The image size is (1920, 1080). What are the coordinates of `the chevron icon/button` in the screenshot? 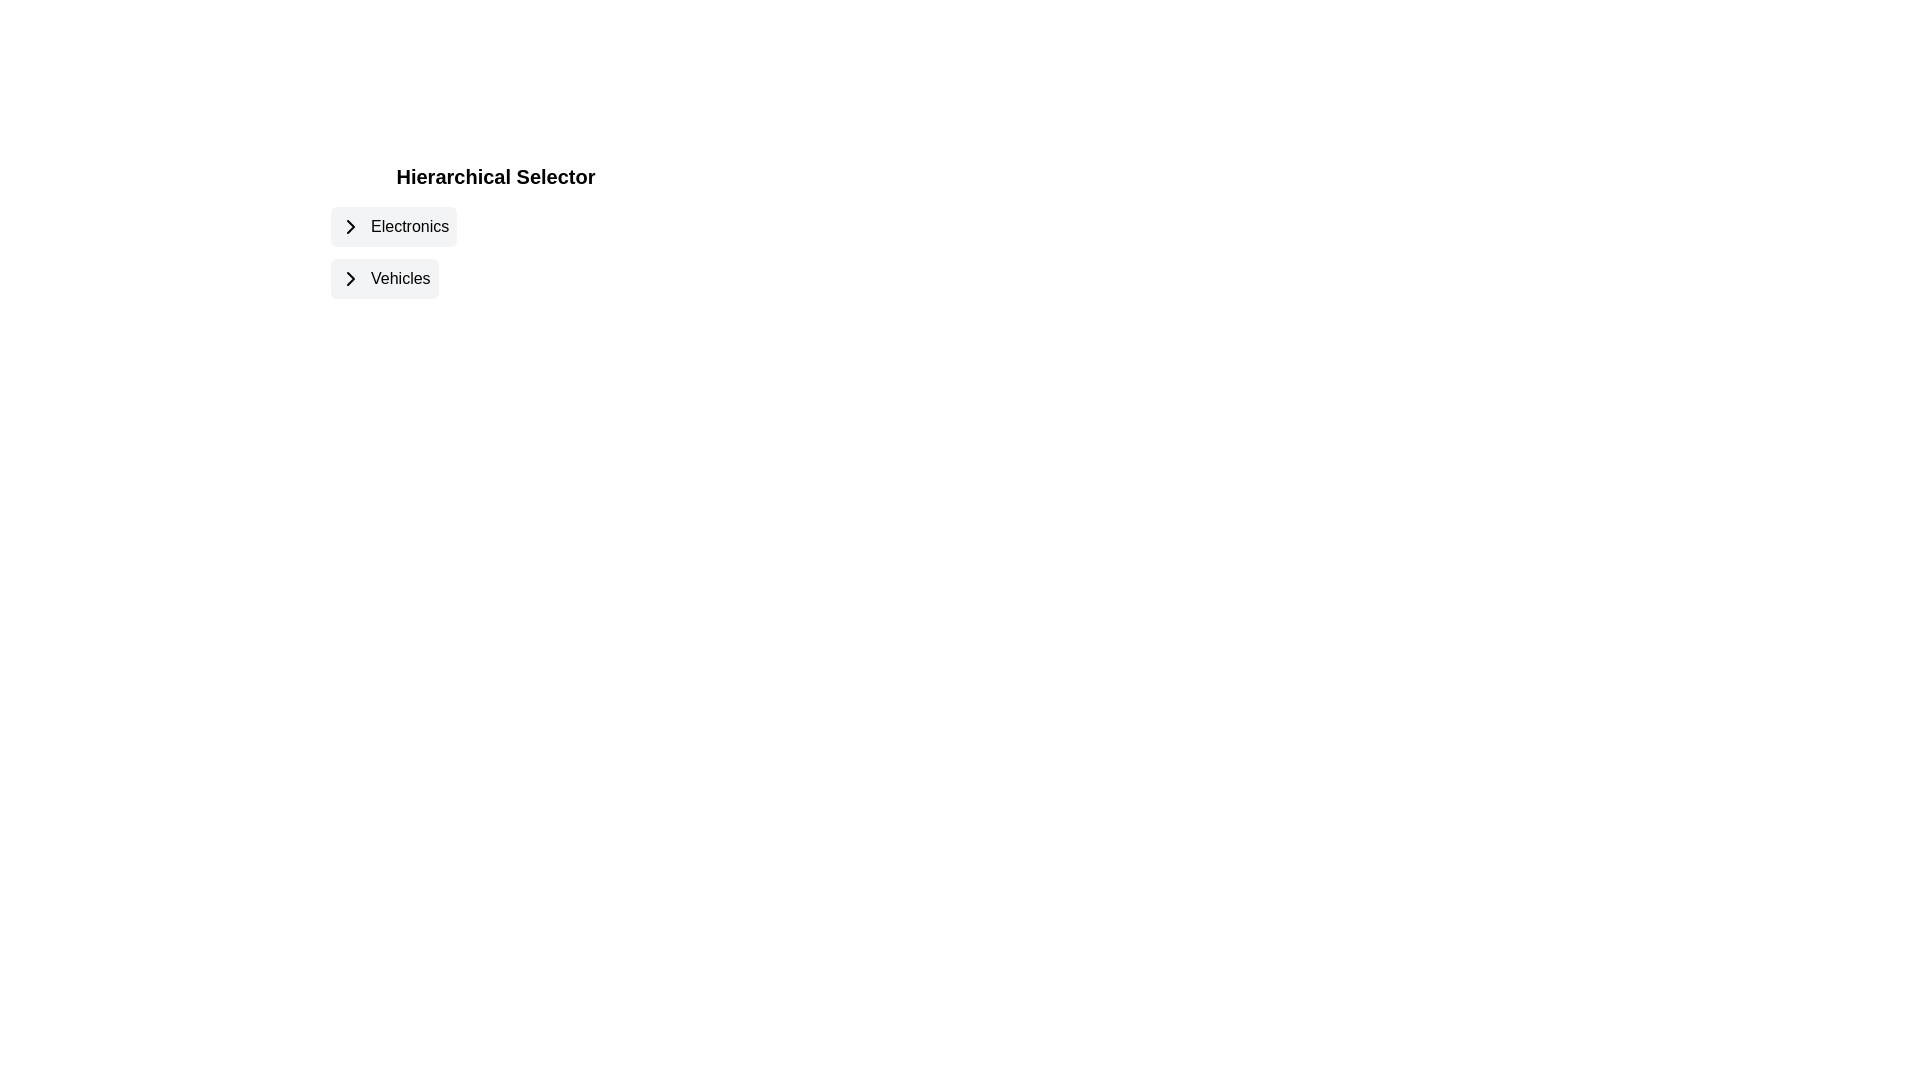 It's located at (350, 226).